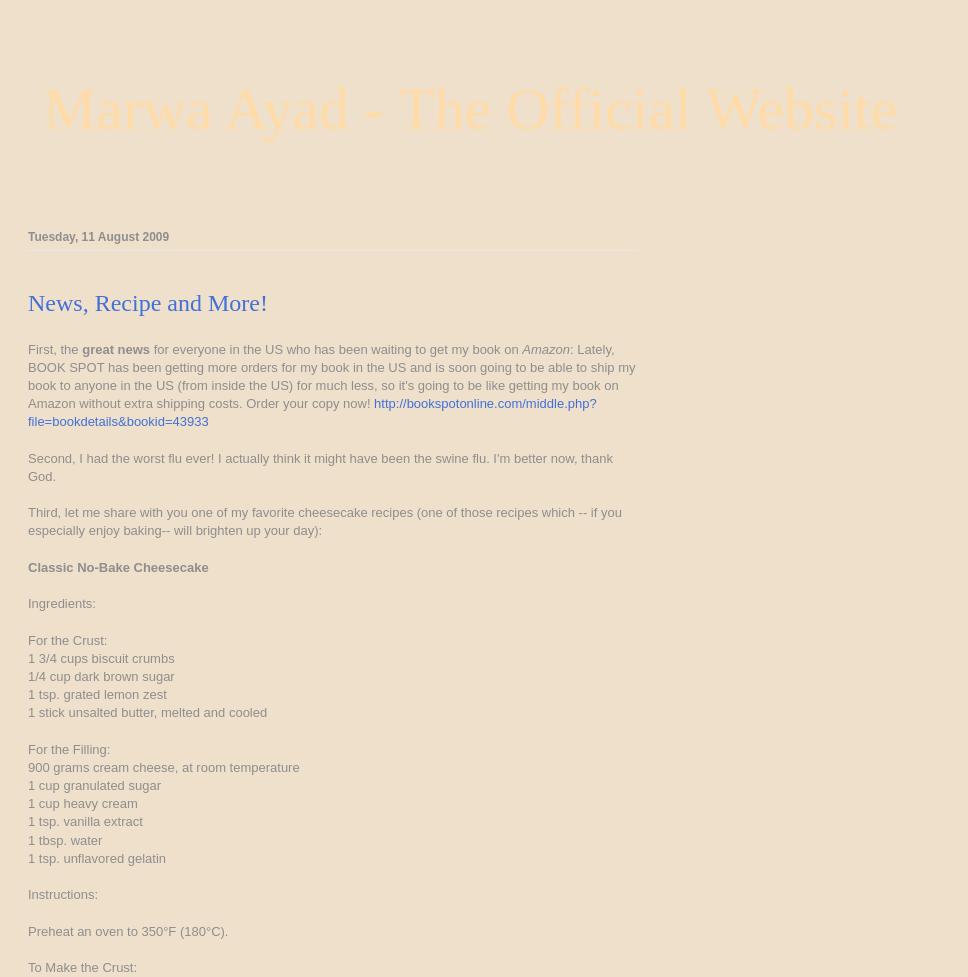 This screenshot has width=968, height=977. What do you see at coordinates (319, 466) in the screenshot?
I see `'Second, I had the worst flu ever! I actually think it might have been the swine flu. I'm better now, thank God.'` at bounding box center [319, 466].